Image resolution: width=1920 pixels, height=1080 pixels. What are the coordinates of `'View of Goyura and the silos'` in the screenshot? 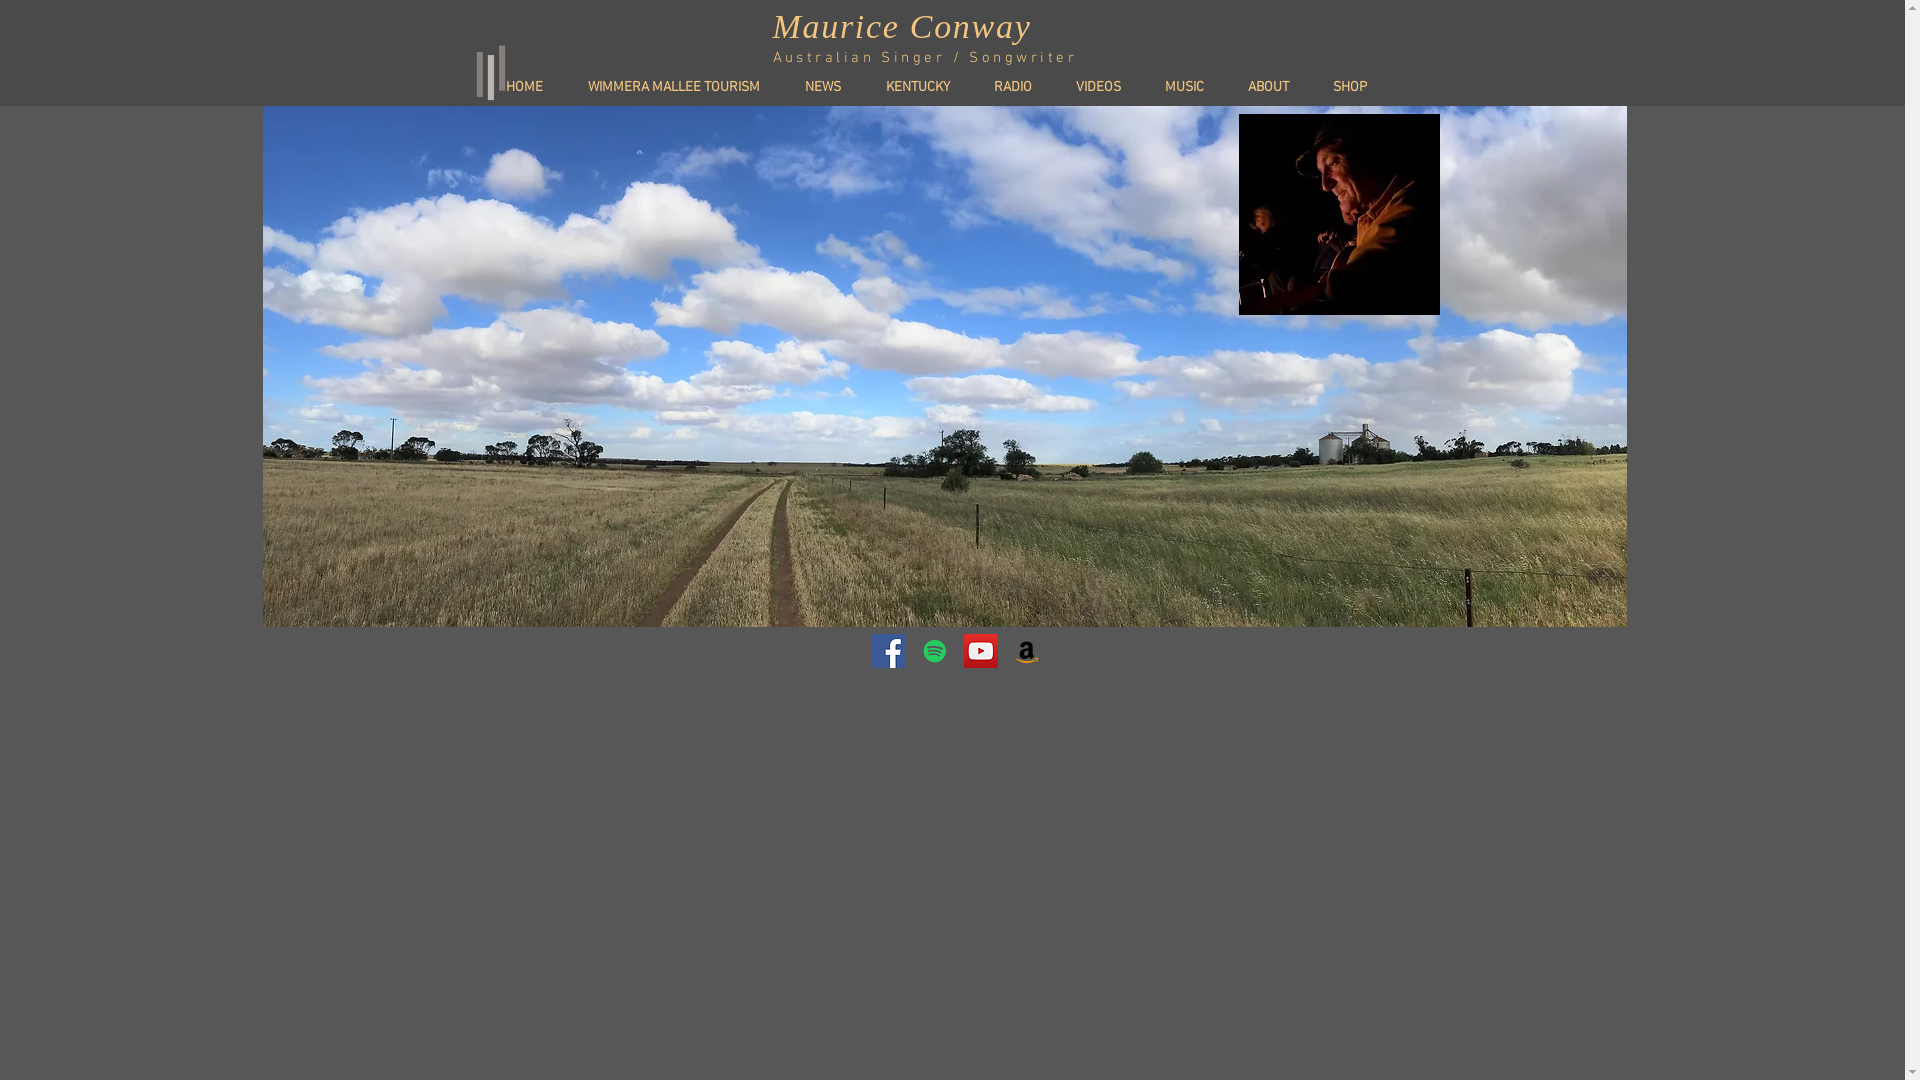 It's located at (943, 366).